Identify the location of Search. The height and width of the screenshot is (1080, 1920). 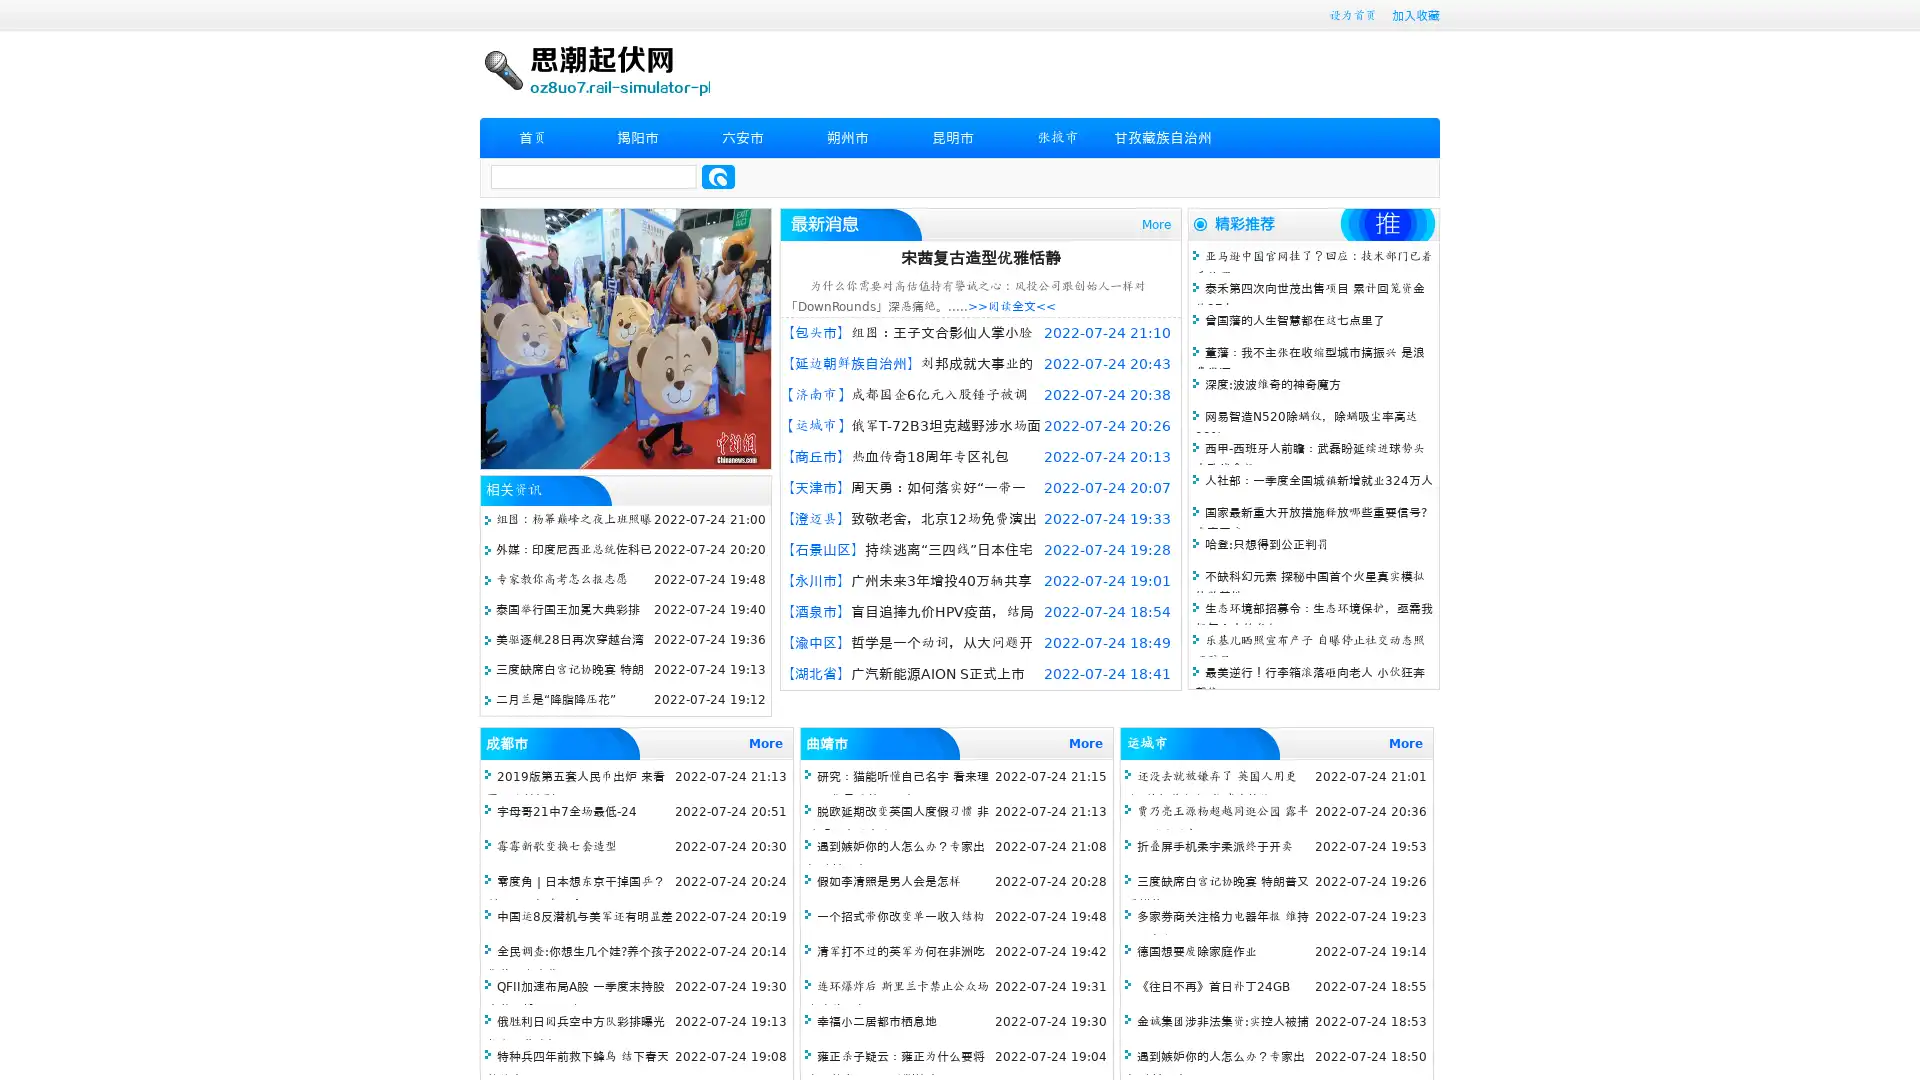
(718, 176).